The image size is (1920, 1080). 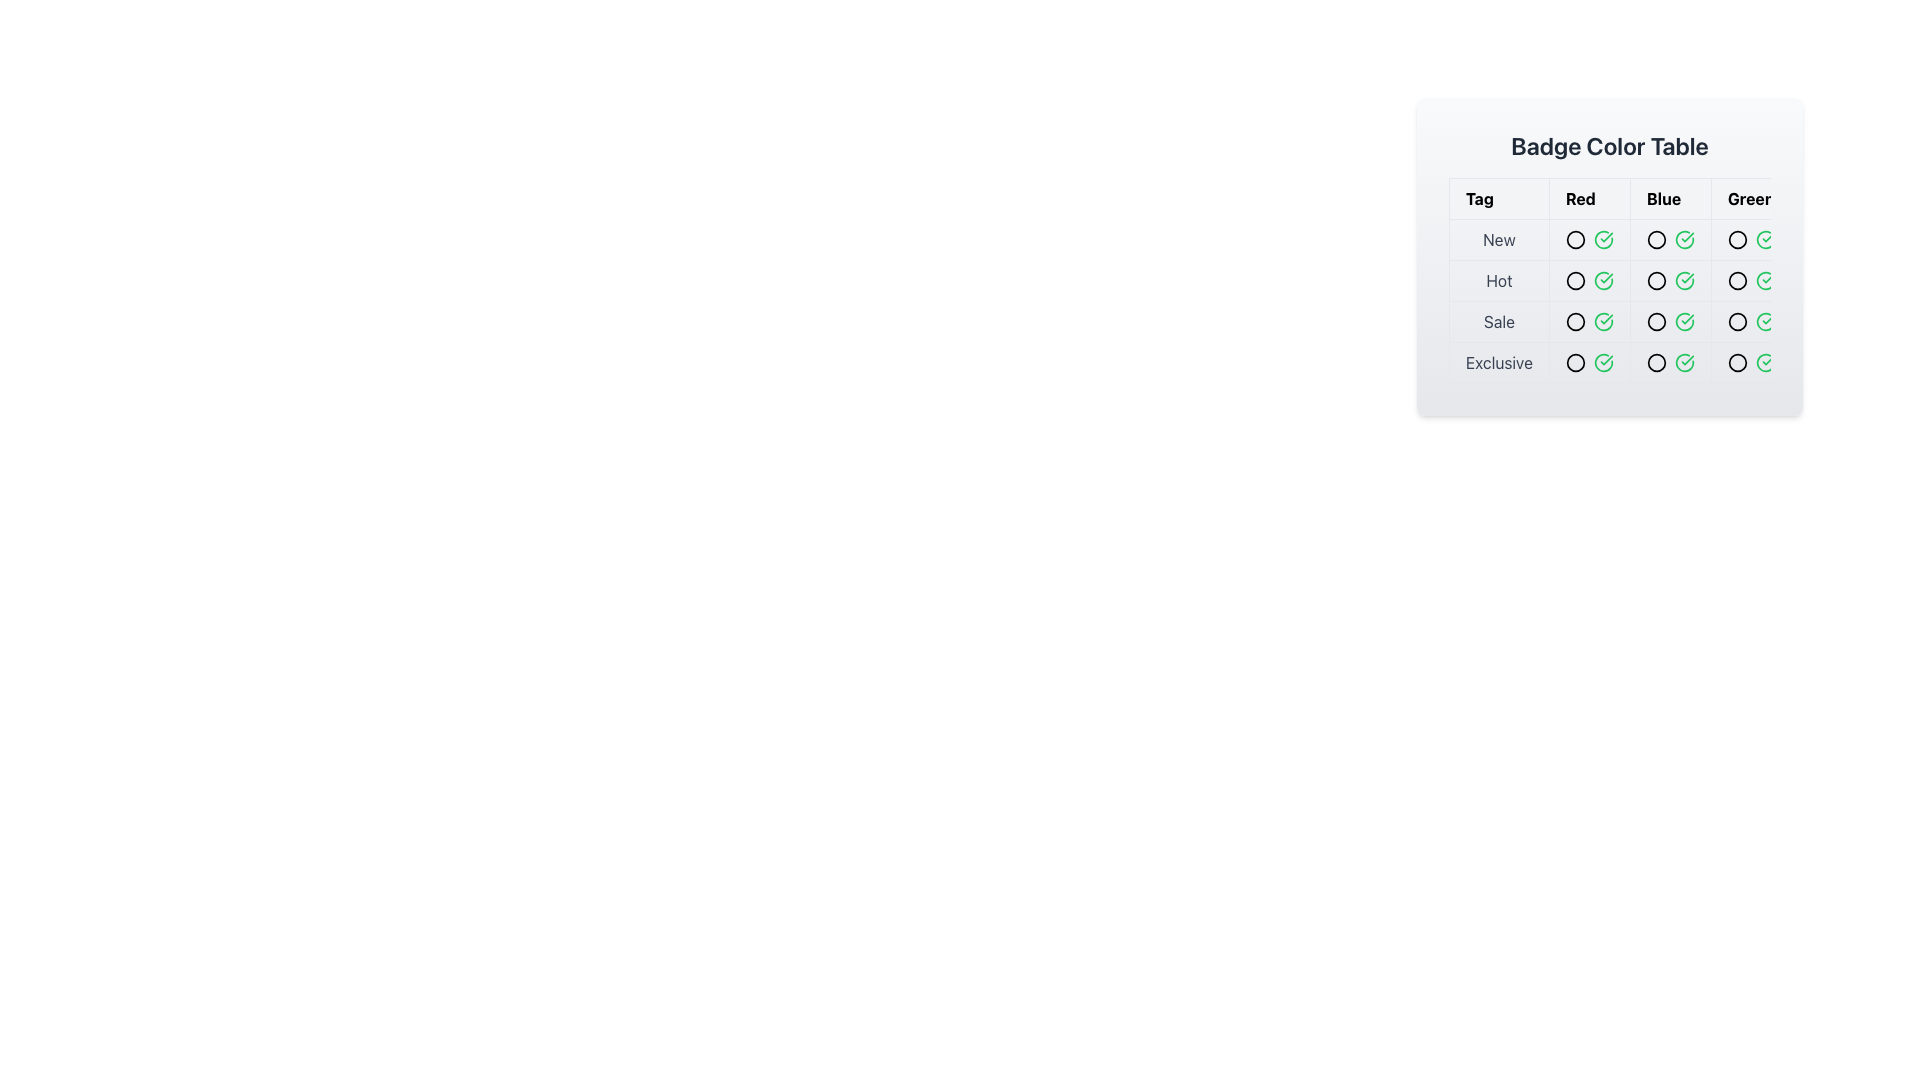 I want to click on the text label 'Hot' styled in gray font, located in the second row of the table under the 'Tag' column, between 'New' and 'Sale', so click(x=1499, y=281).